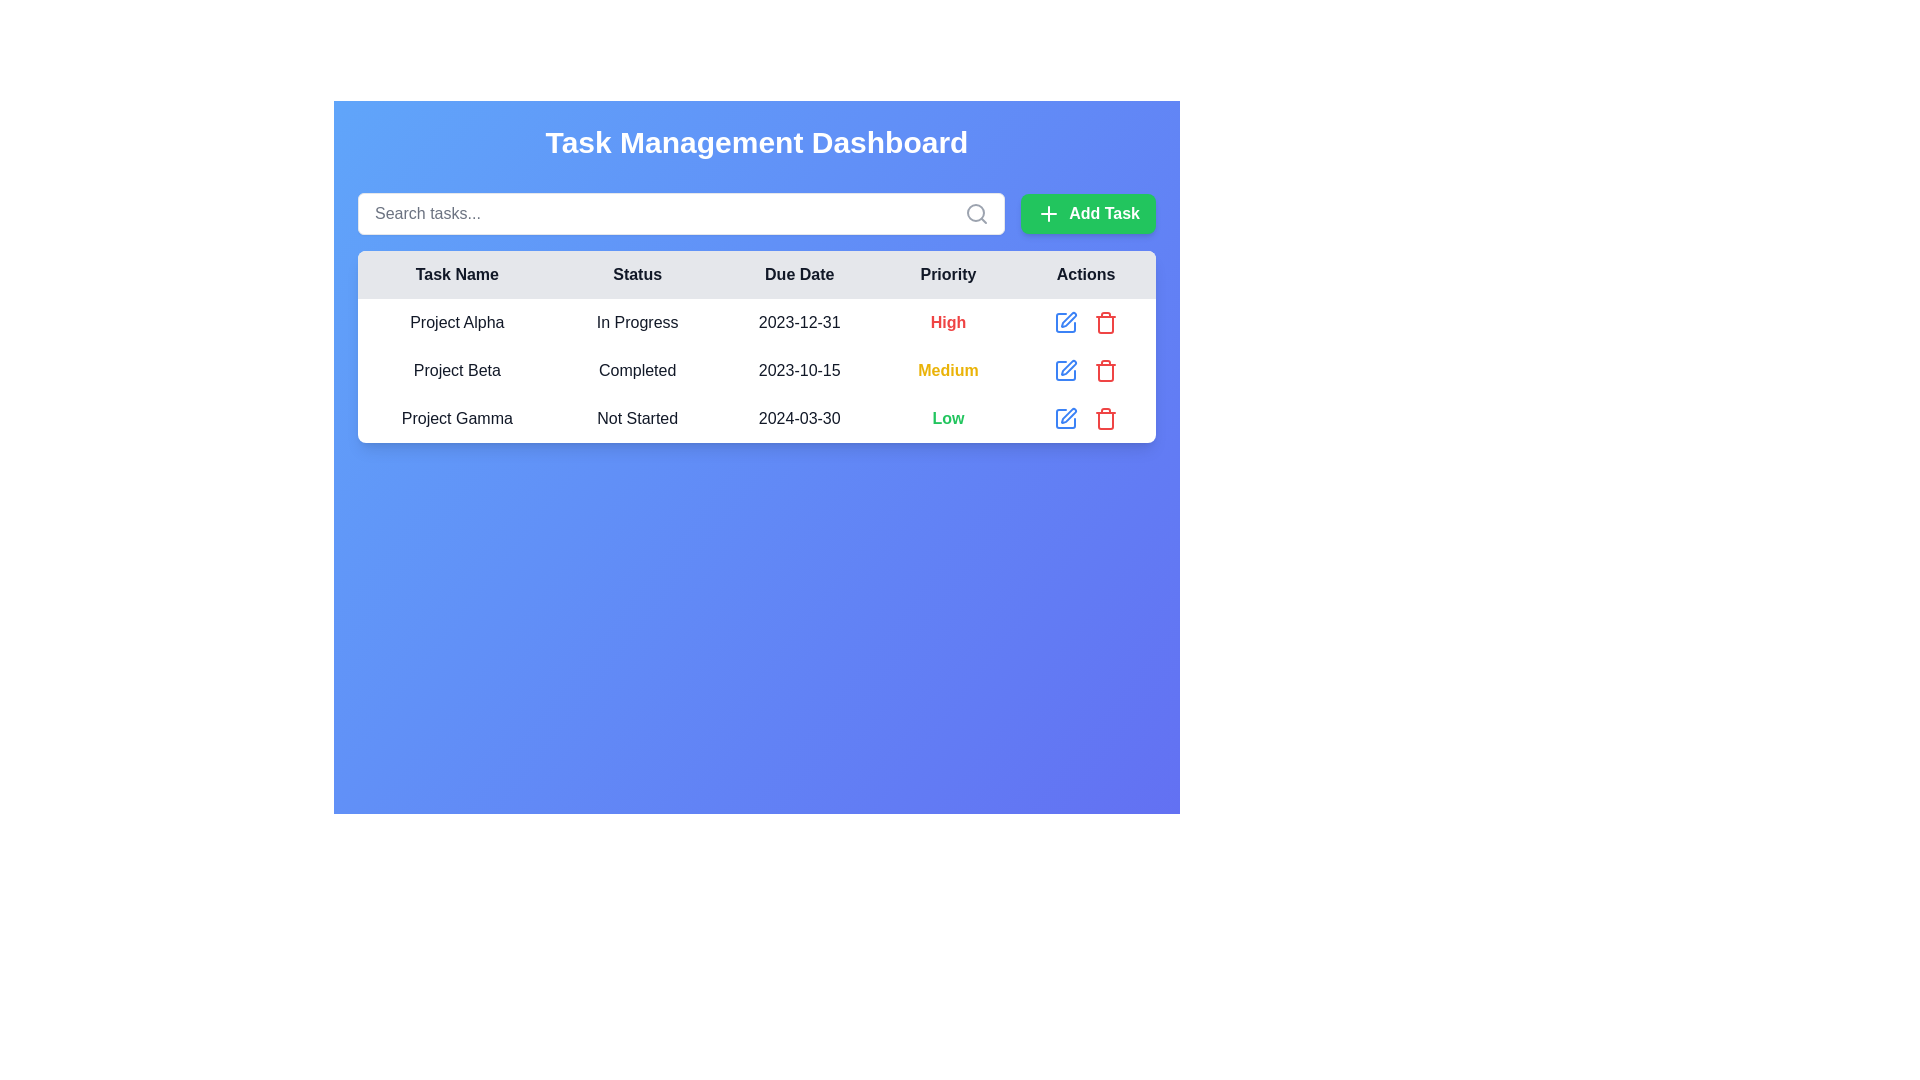  What do you see at coordinates (1064, 322) in the screenshot?
I see `the Icon Button in the 'Actions' column of the first row of the task table` at bounding box center [1064, 322].